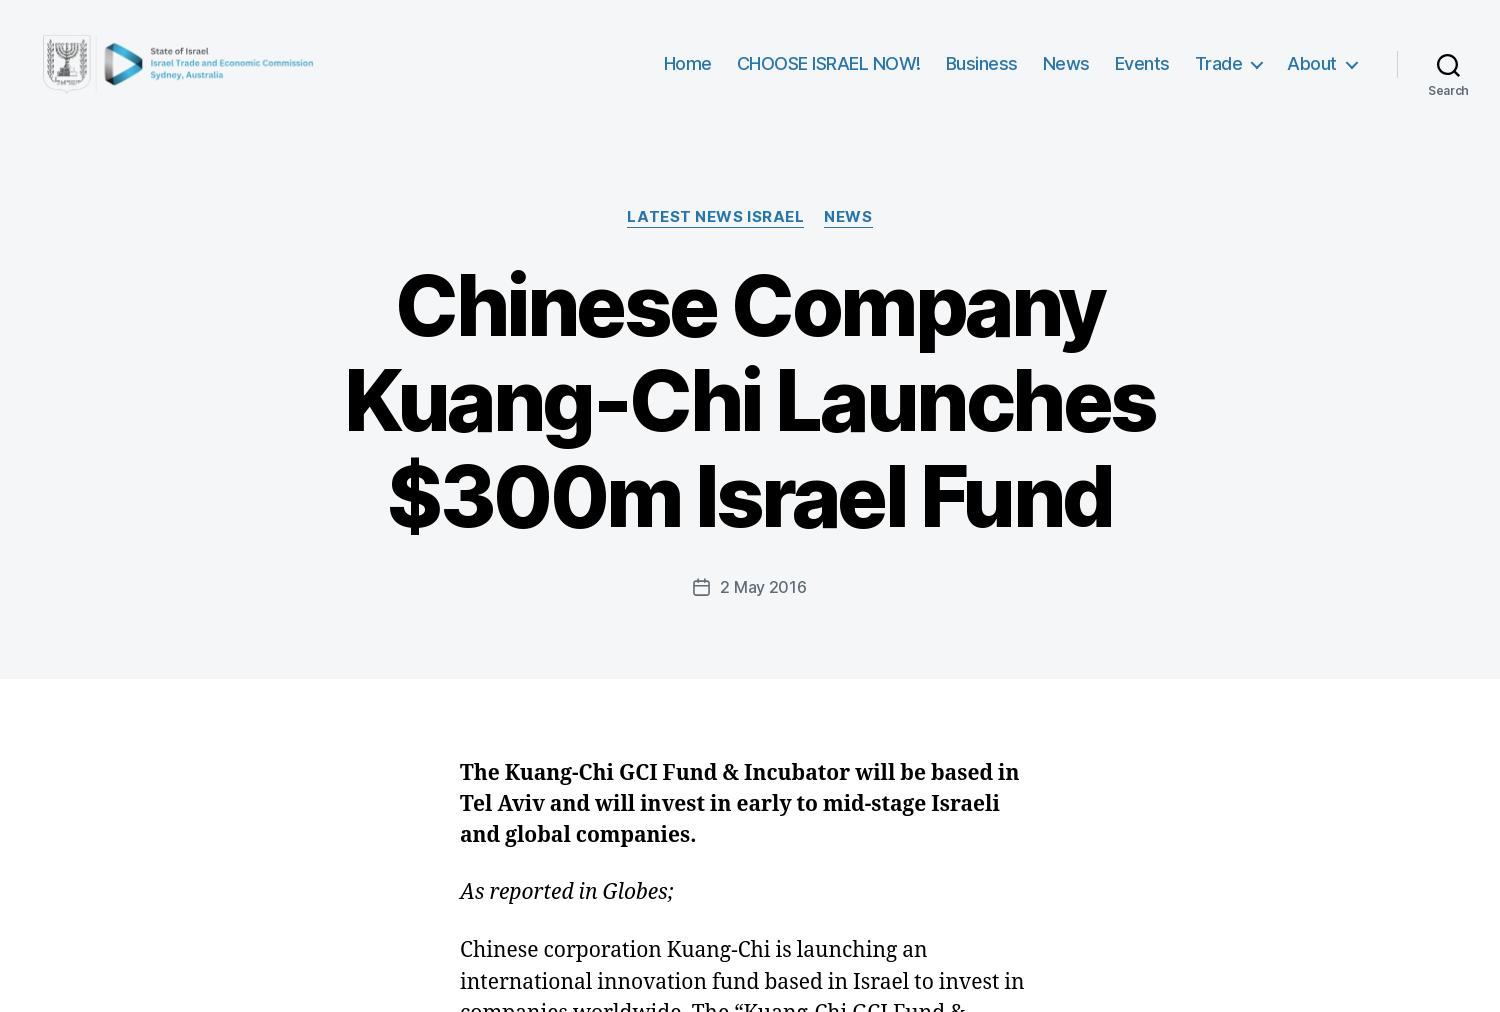 This screenshot has width=1500, height=1012. What do you see at coordinates (533, 832) in the screenshot?
I see `'7 Oct 2011'` at bounding box center [533, 832].